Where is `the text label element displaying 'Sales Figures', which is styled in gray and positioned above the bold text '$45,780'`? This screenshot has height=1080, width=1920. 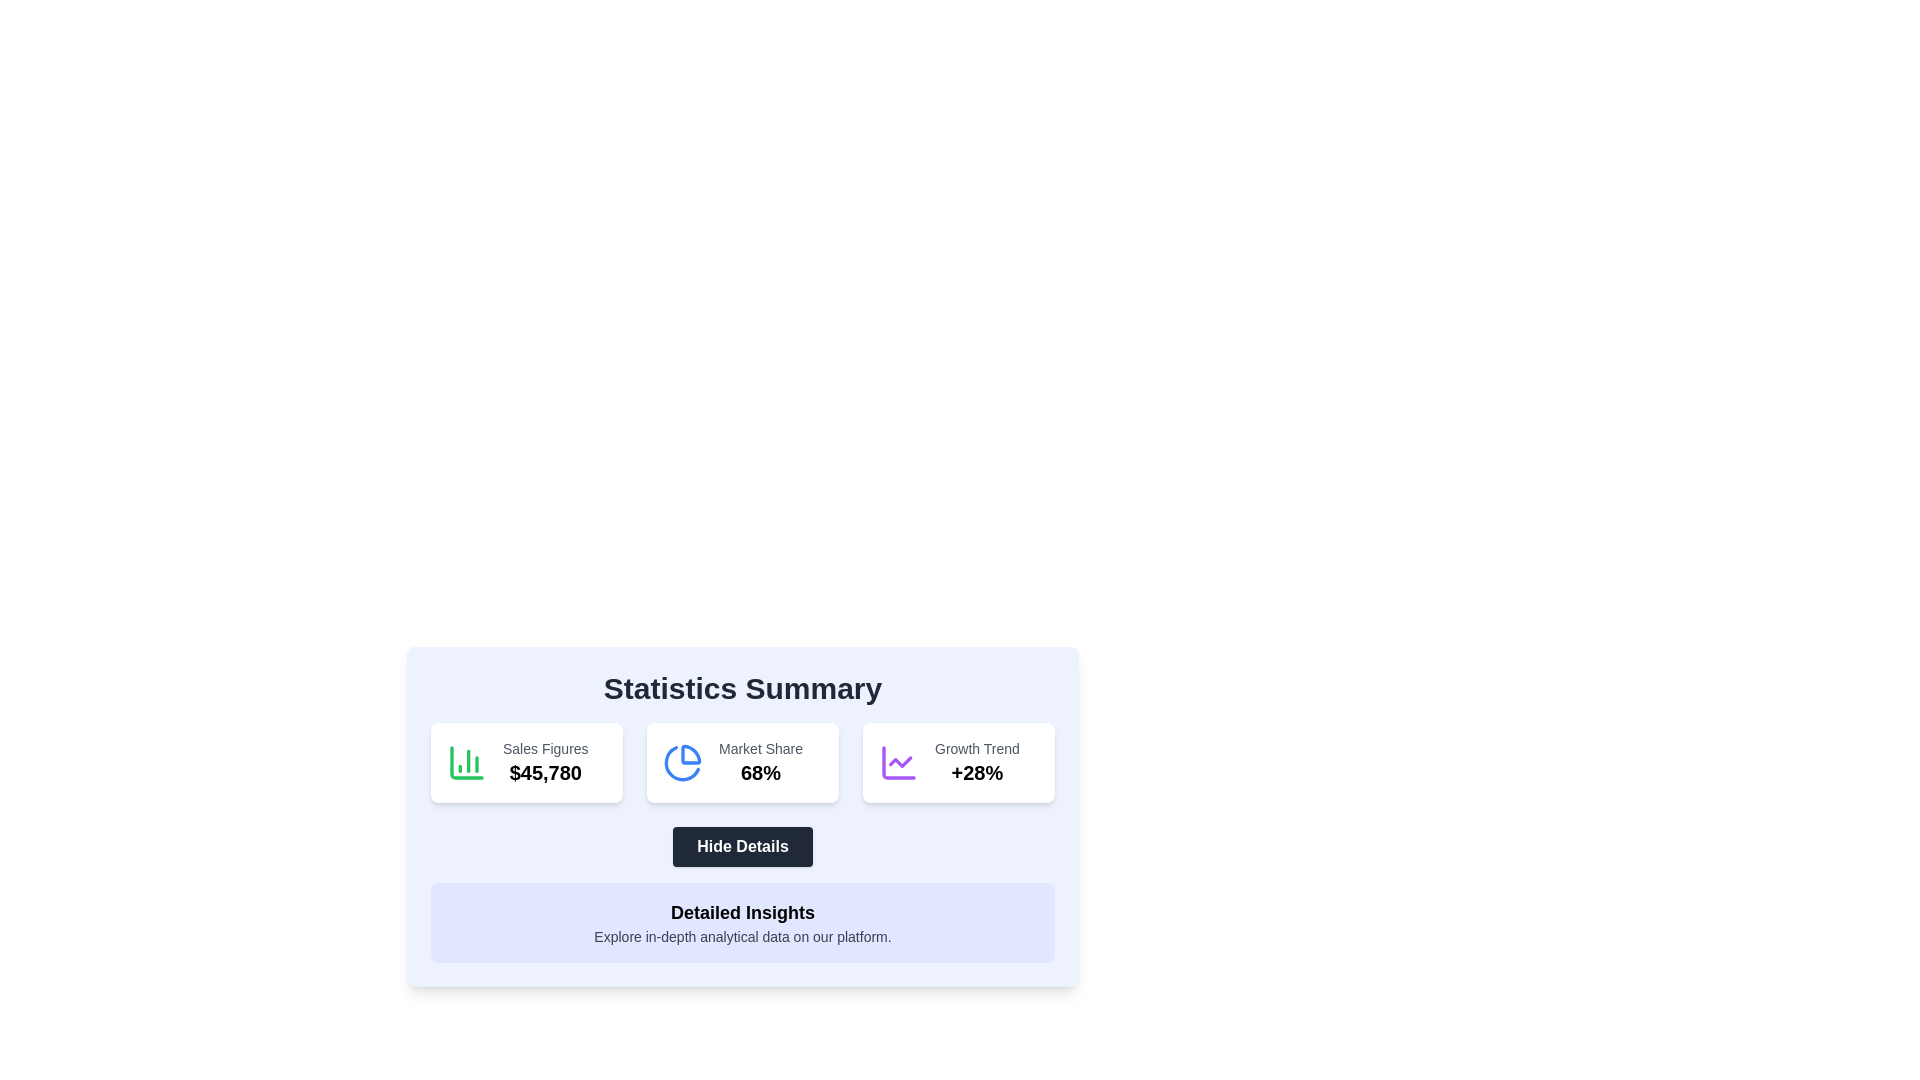
the text label element displaying 'Sales Figures', which is styled in gray and positioned above the bold text '$45,780' is located at coordinates (545, 748).